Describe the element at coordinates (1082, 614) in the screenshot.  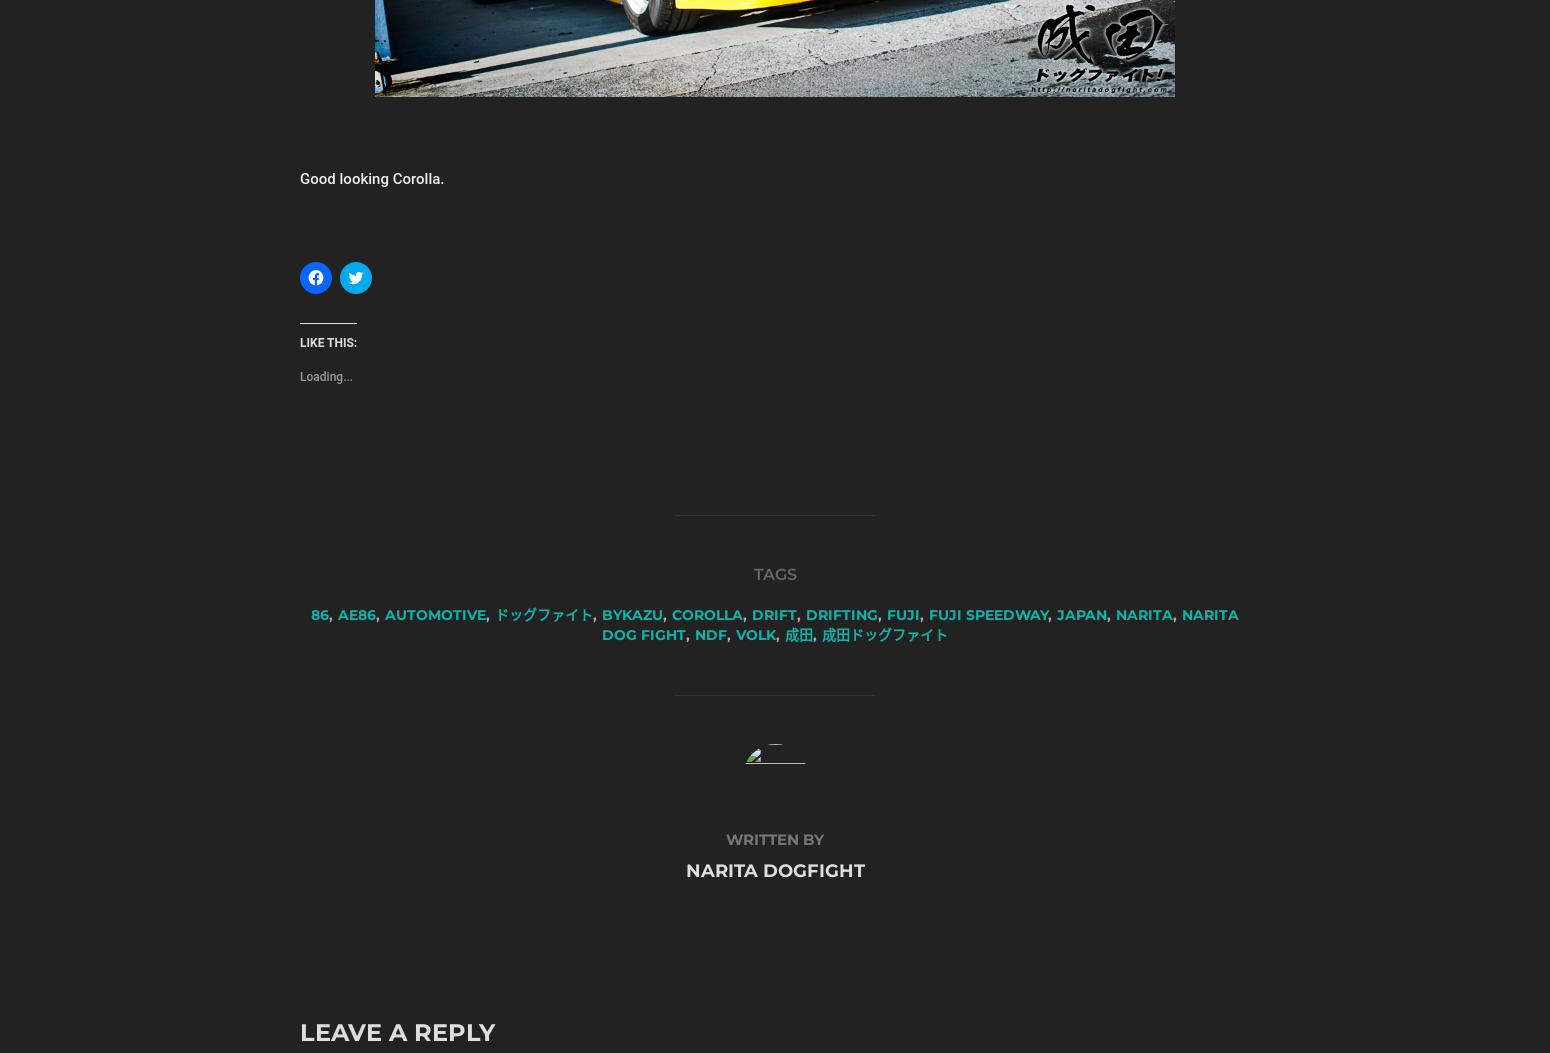
I see `'Japan'` at that location.